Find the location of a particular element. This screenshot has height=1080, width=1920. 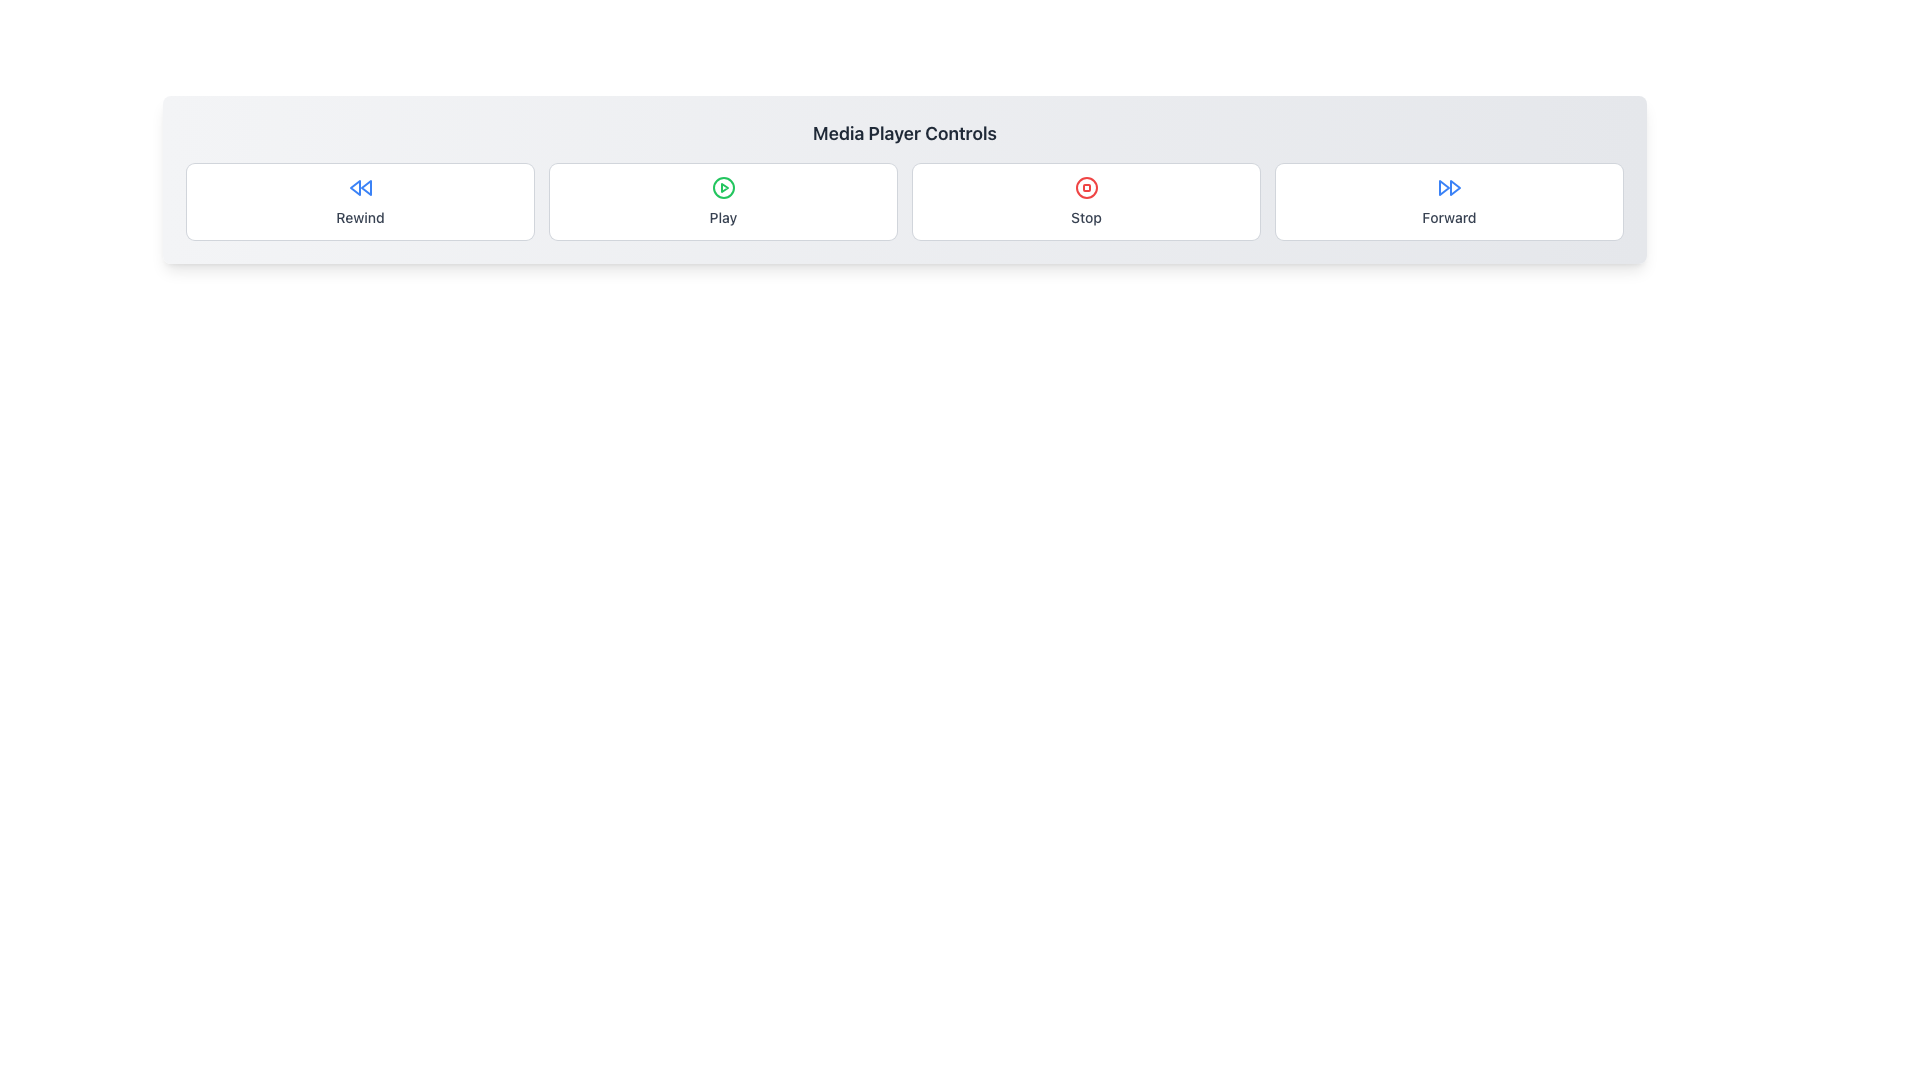

the Text label located below the 'Play' button icon in the media control panel, which clarifies the function of the adjacent interactive element is located at coordinates (722, 218).